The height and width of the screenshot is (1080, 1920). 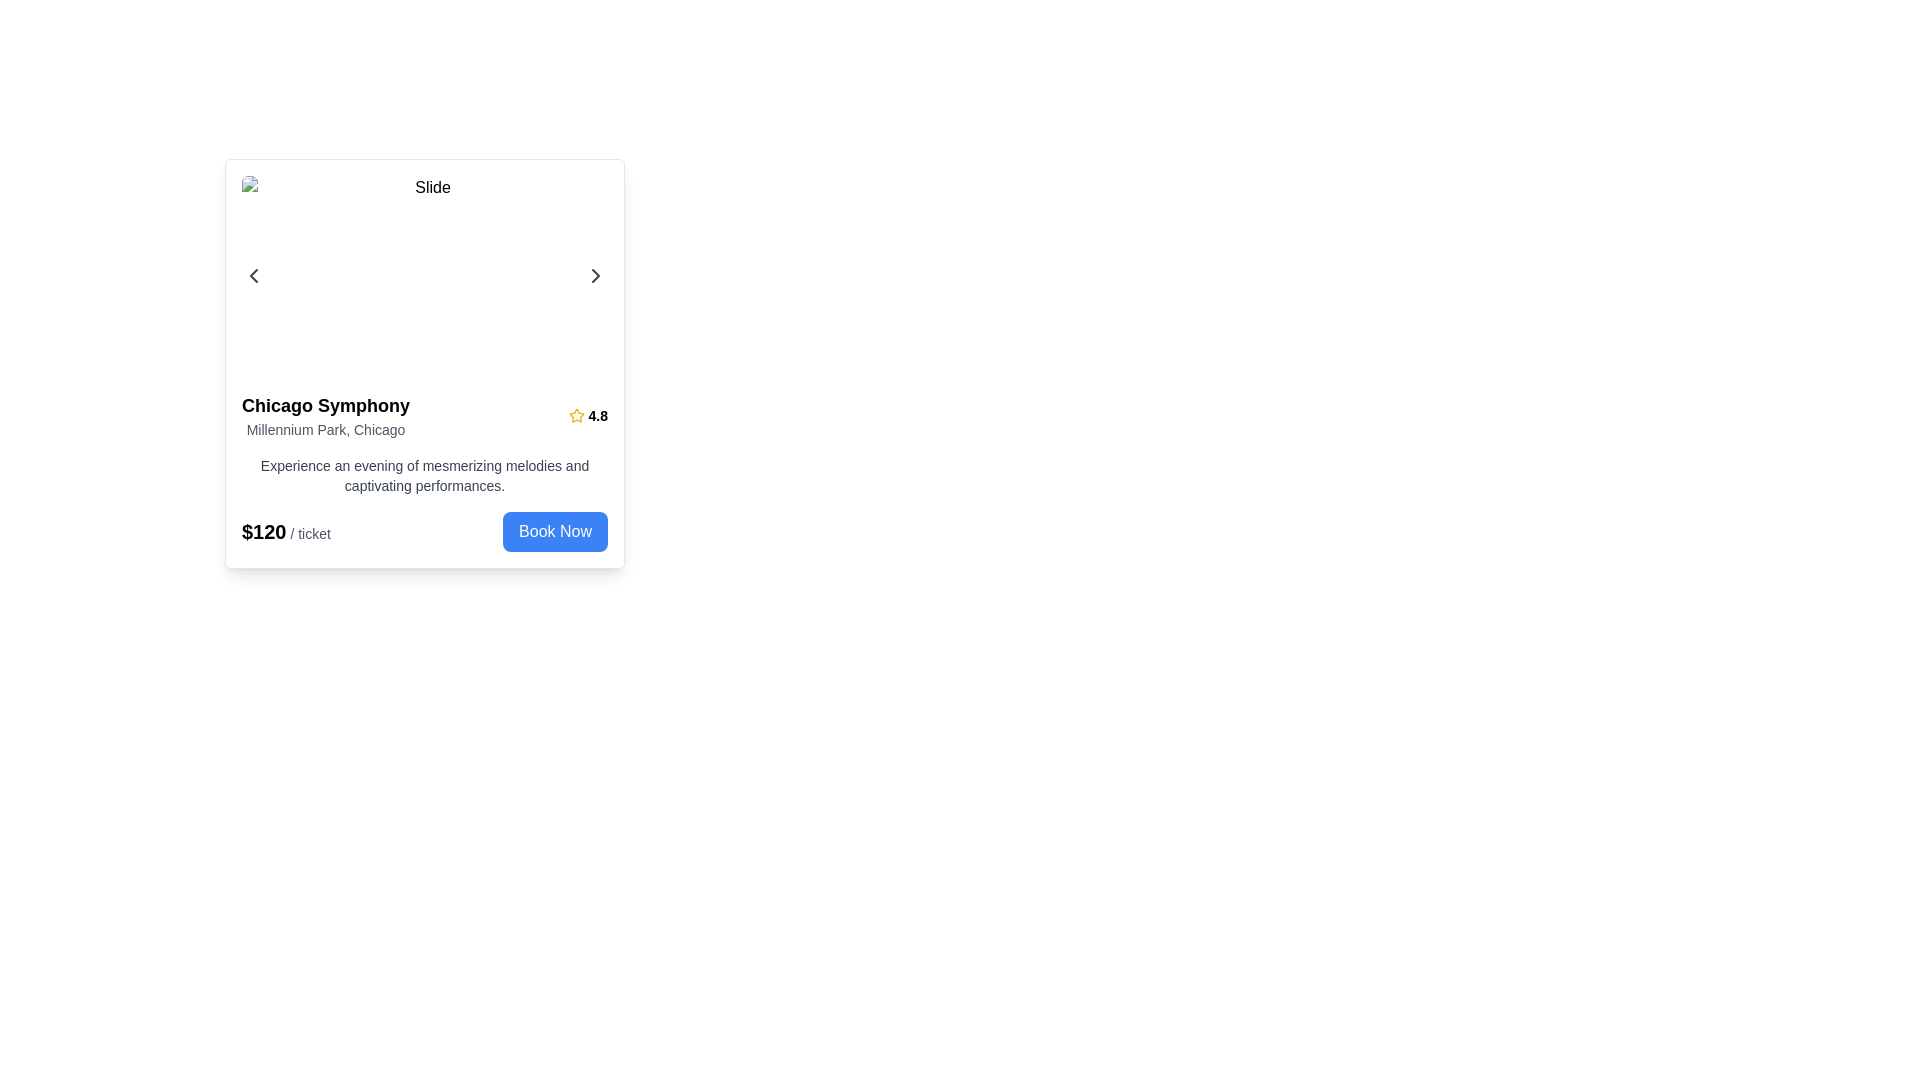 I want to click on the star icon representing the rating indicator for the item, located to the left of the text '4.8' in the top-right region of the main card below the title 'Chicago Symphony', so click(x=575, y=415).